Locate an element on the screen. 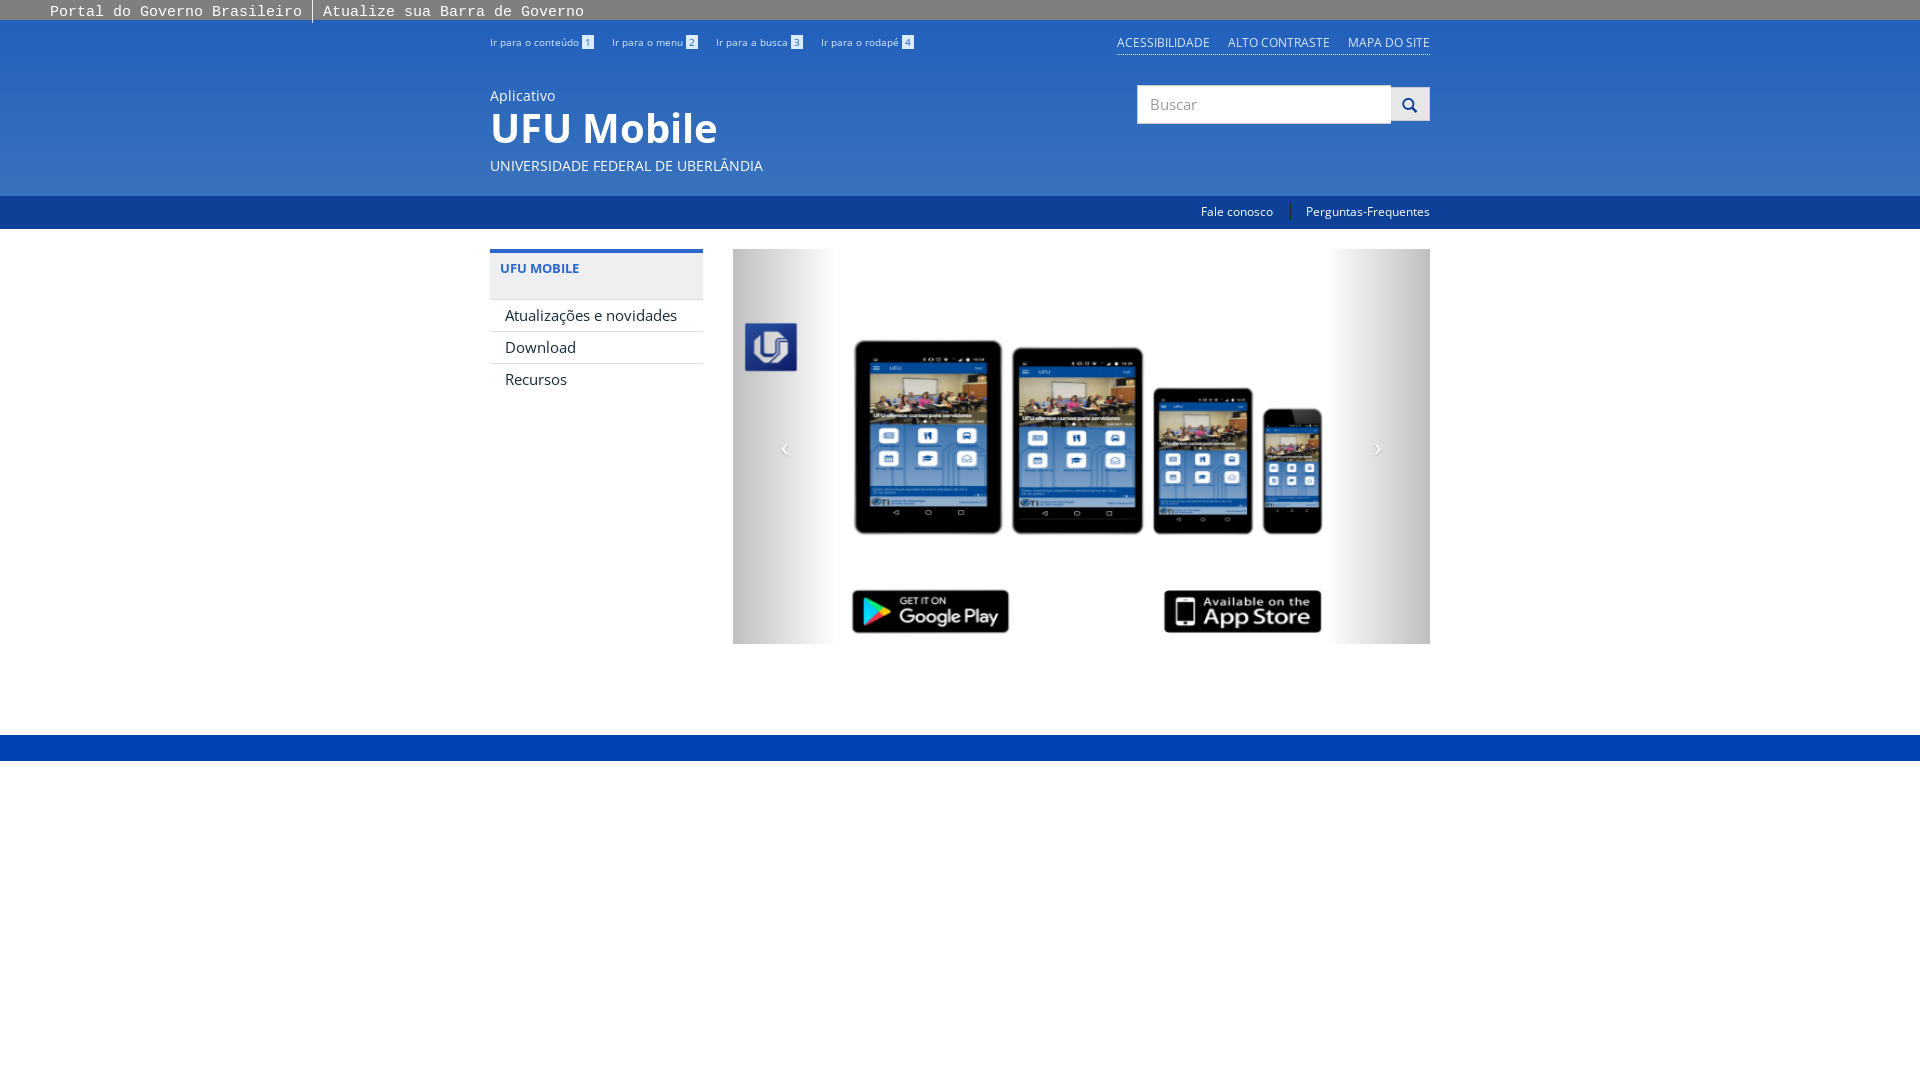 The width and height of the screenshot is (1920, 1080). 'Perguntas-Frequentes' is located at coordinates (1367, 211).